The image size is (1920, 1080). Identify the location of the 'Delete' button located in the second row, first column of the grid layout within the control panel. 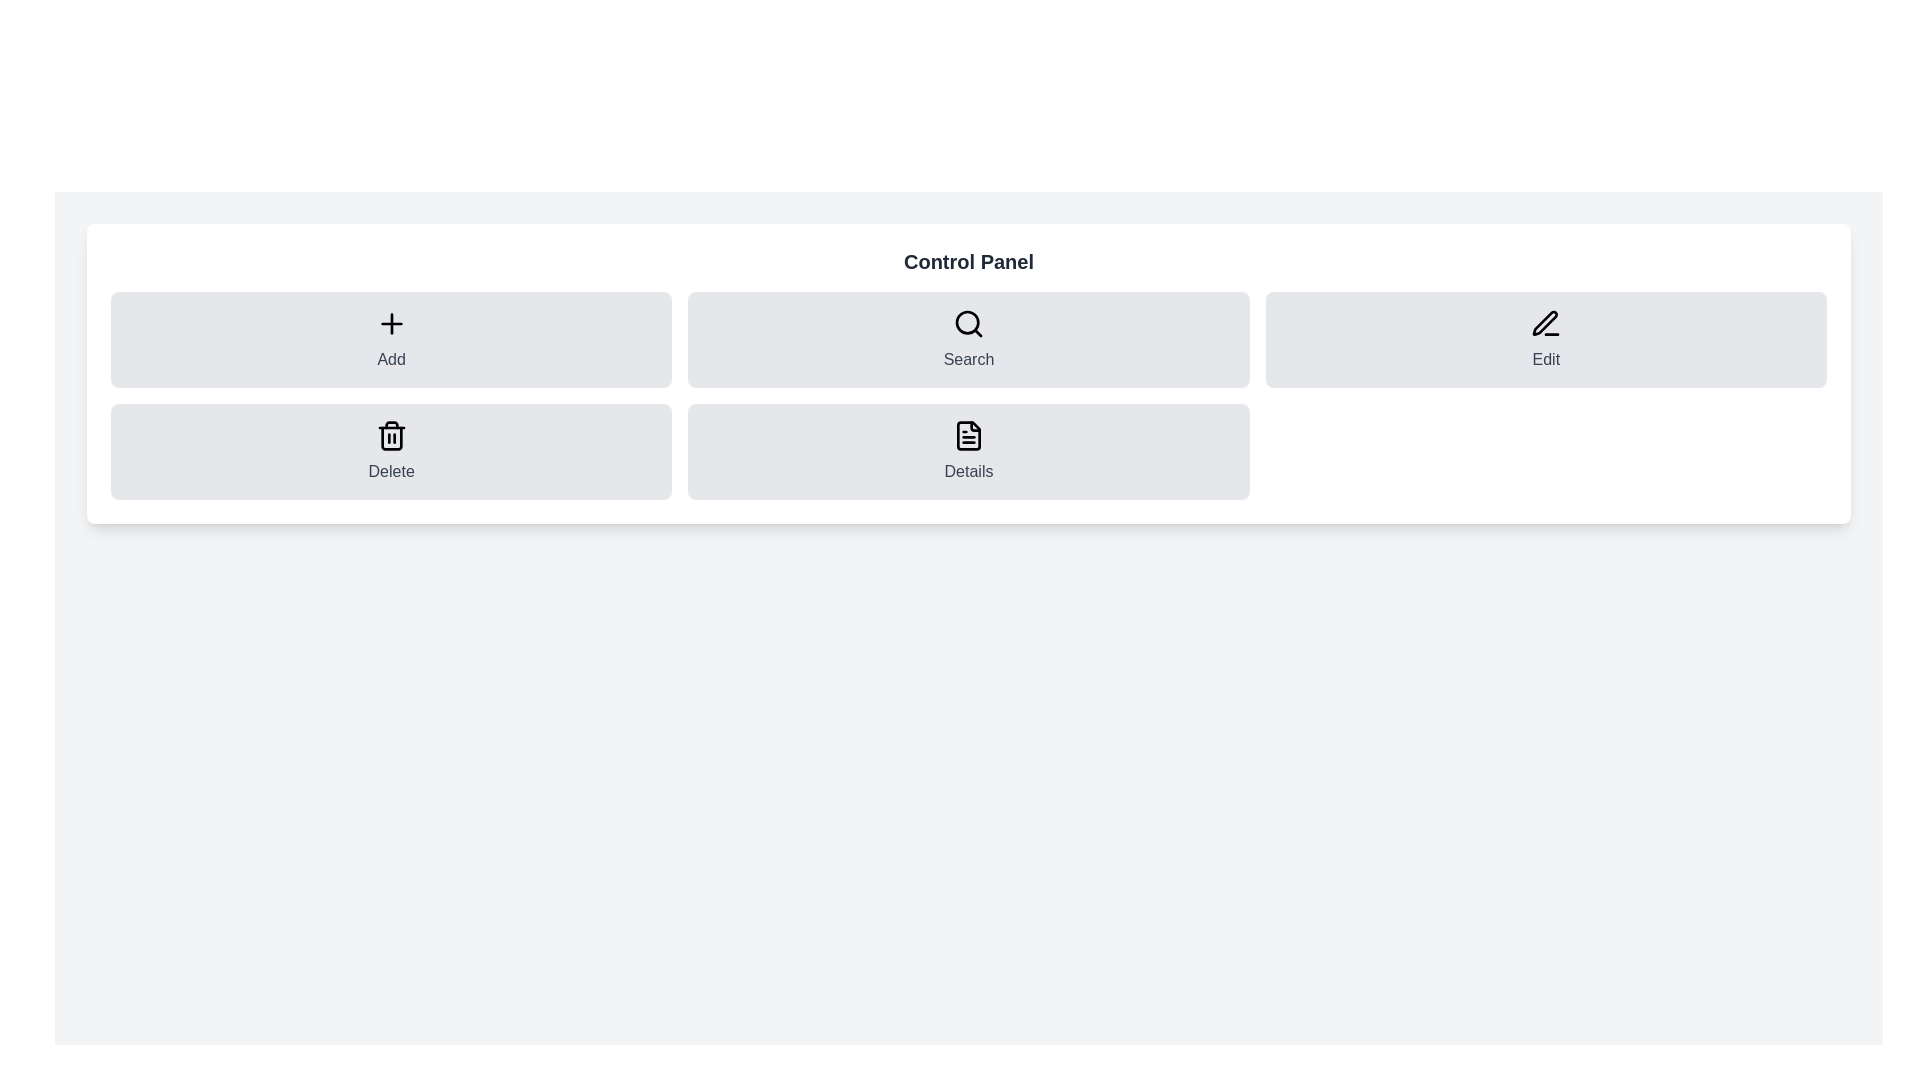
(391, 451).